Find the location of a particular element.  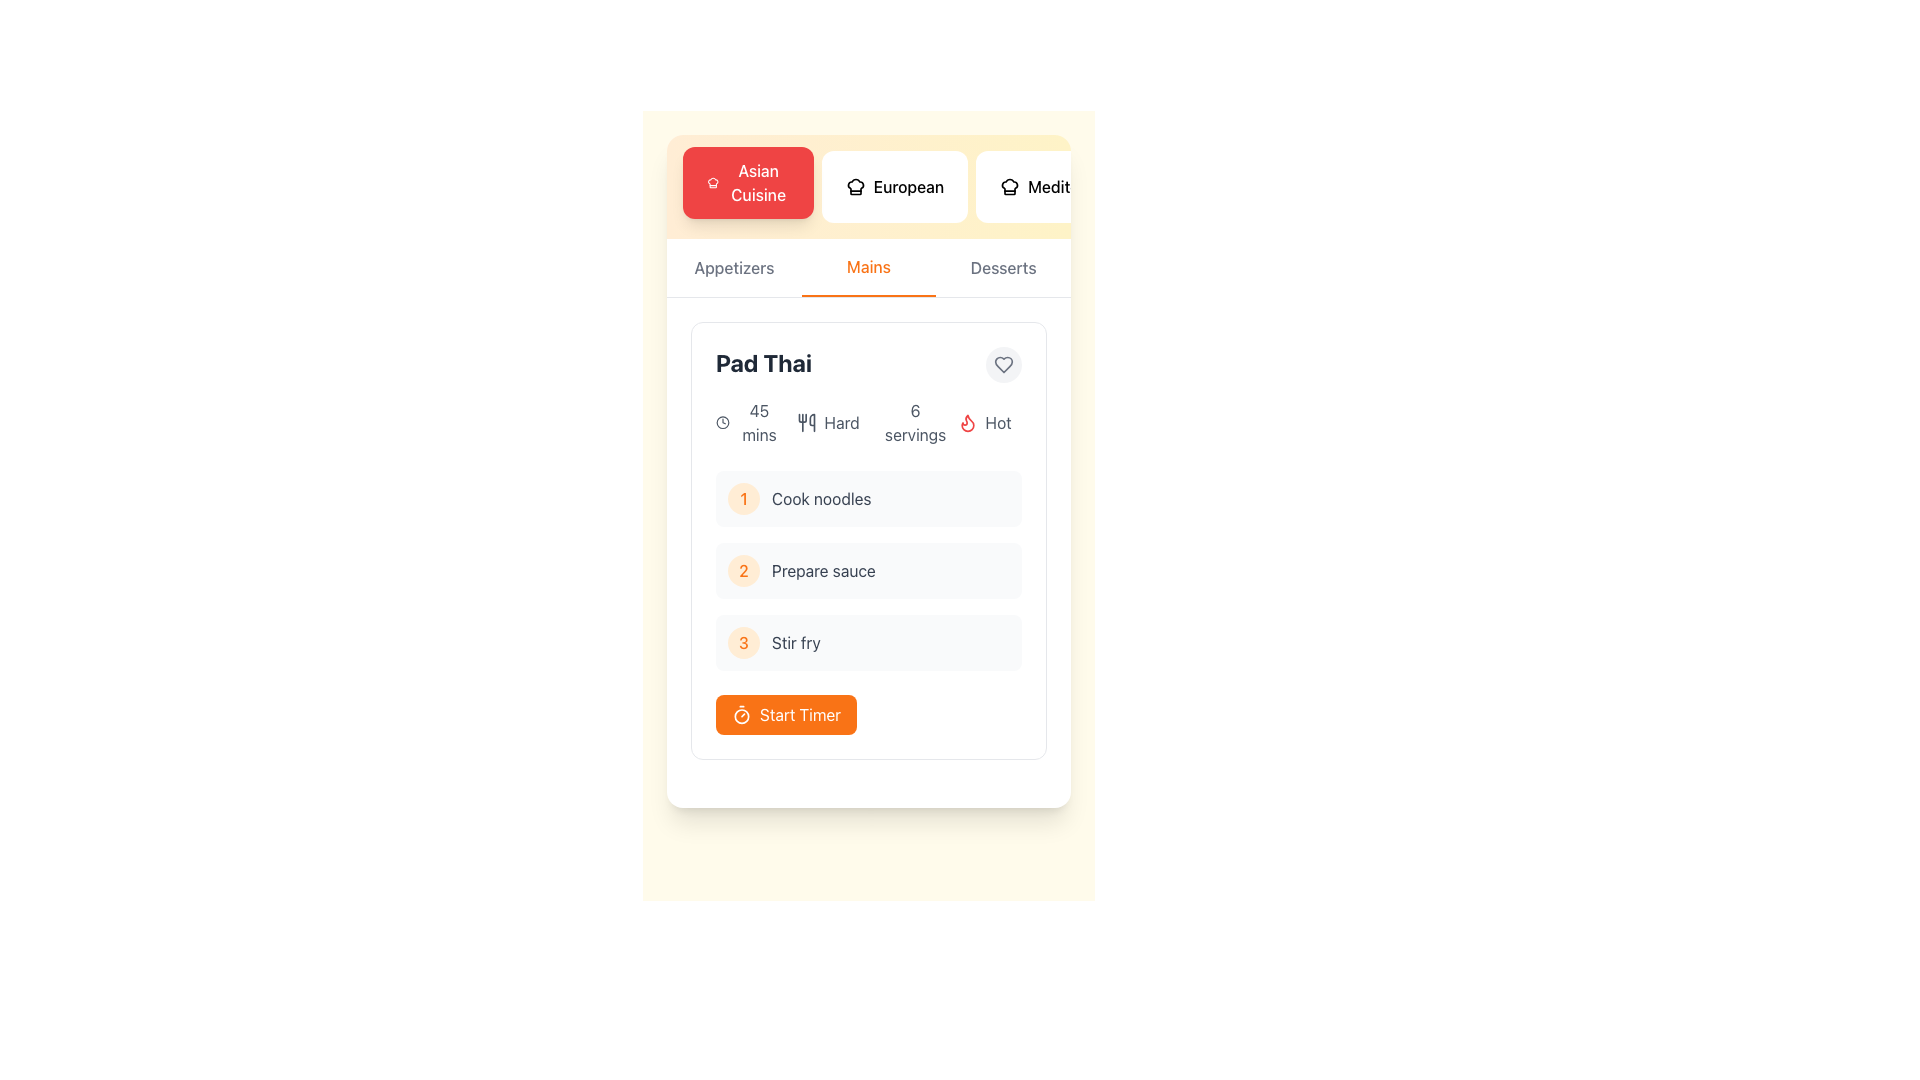

the first Tab Item in the horizontal menu is located at coordinates (733, 266).